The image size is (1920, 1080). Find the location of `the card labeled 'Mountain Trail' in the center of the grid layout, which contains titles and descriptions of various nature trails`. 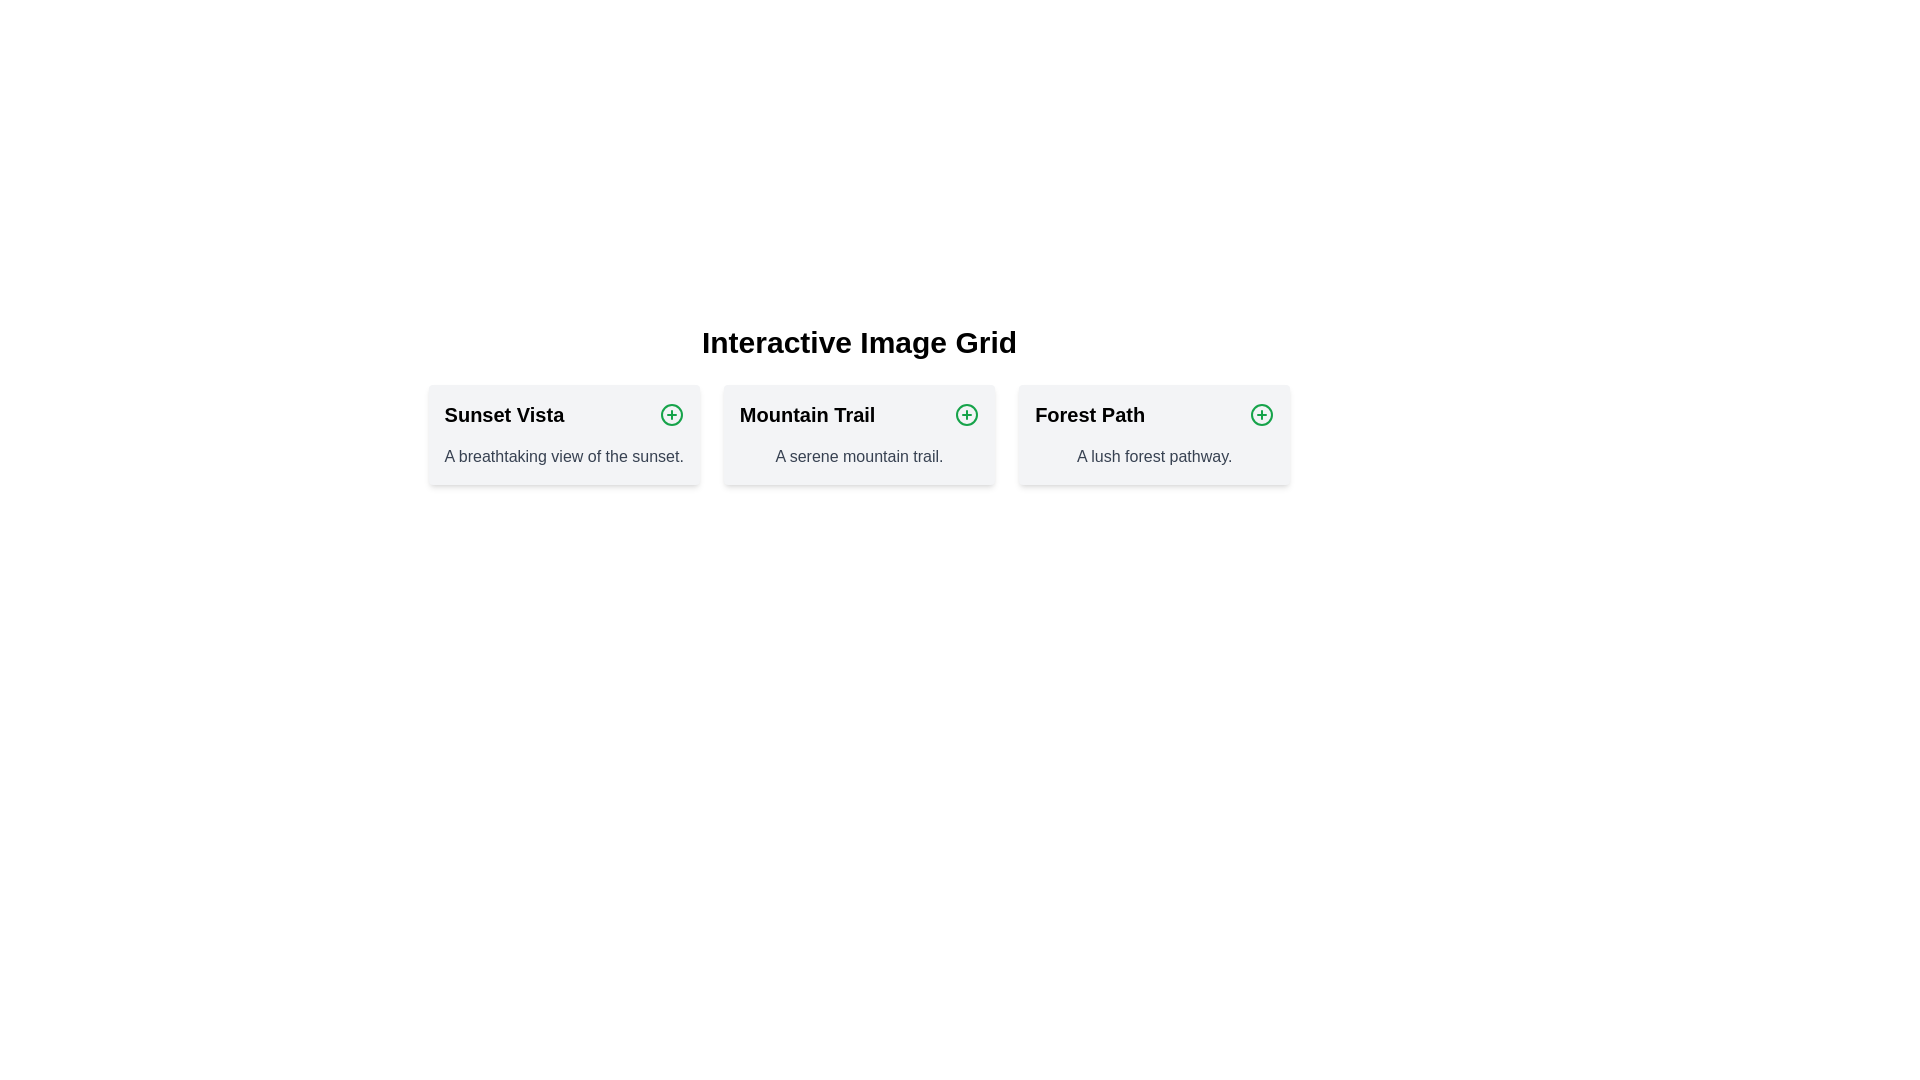

the card labeled 'Mountain Trail' in the center of the grid layout, which contains titles and descriptions of various nature trails is located at coordinates (859, 434).